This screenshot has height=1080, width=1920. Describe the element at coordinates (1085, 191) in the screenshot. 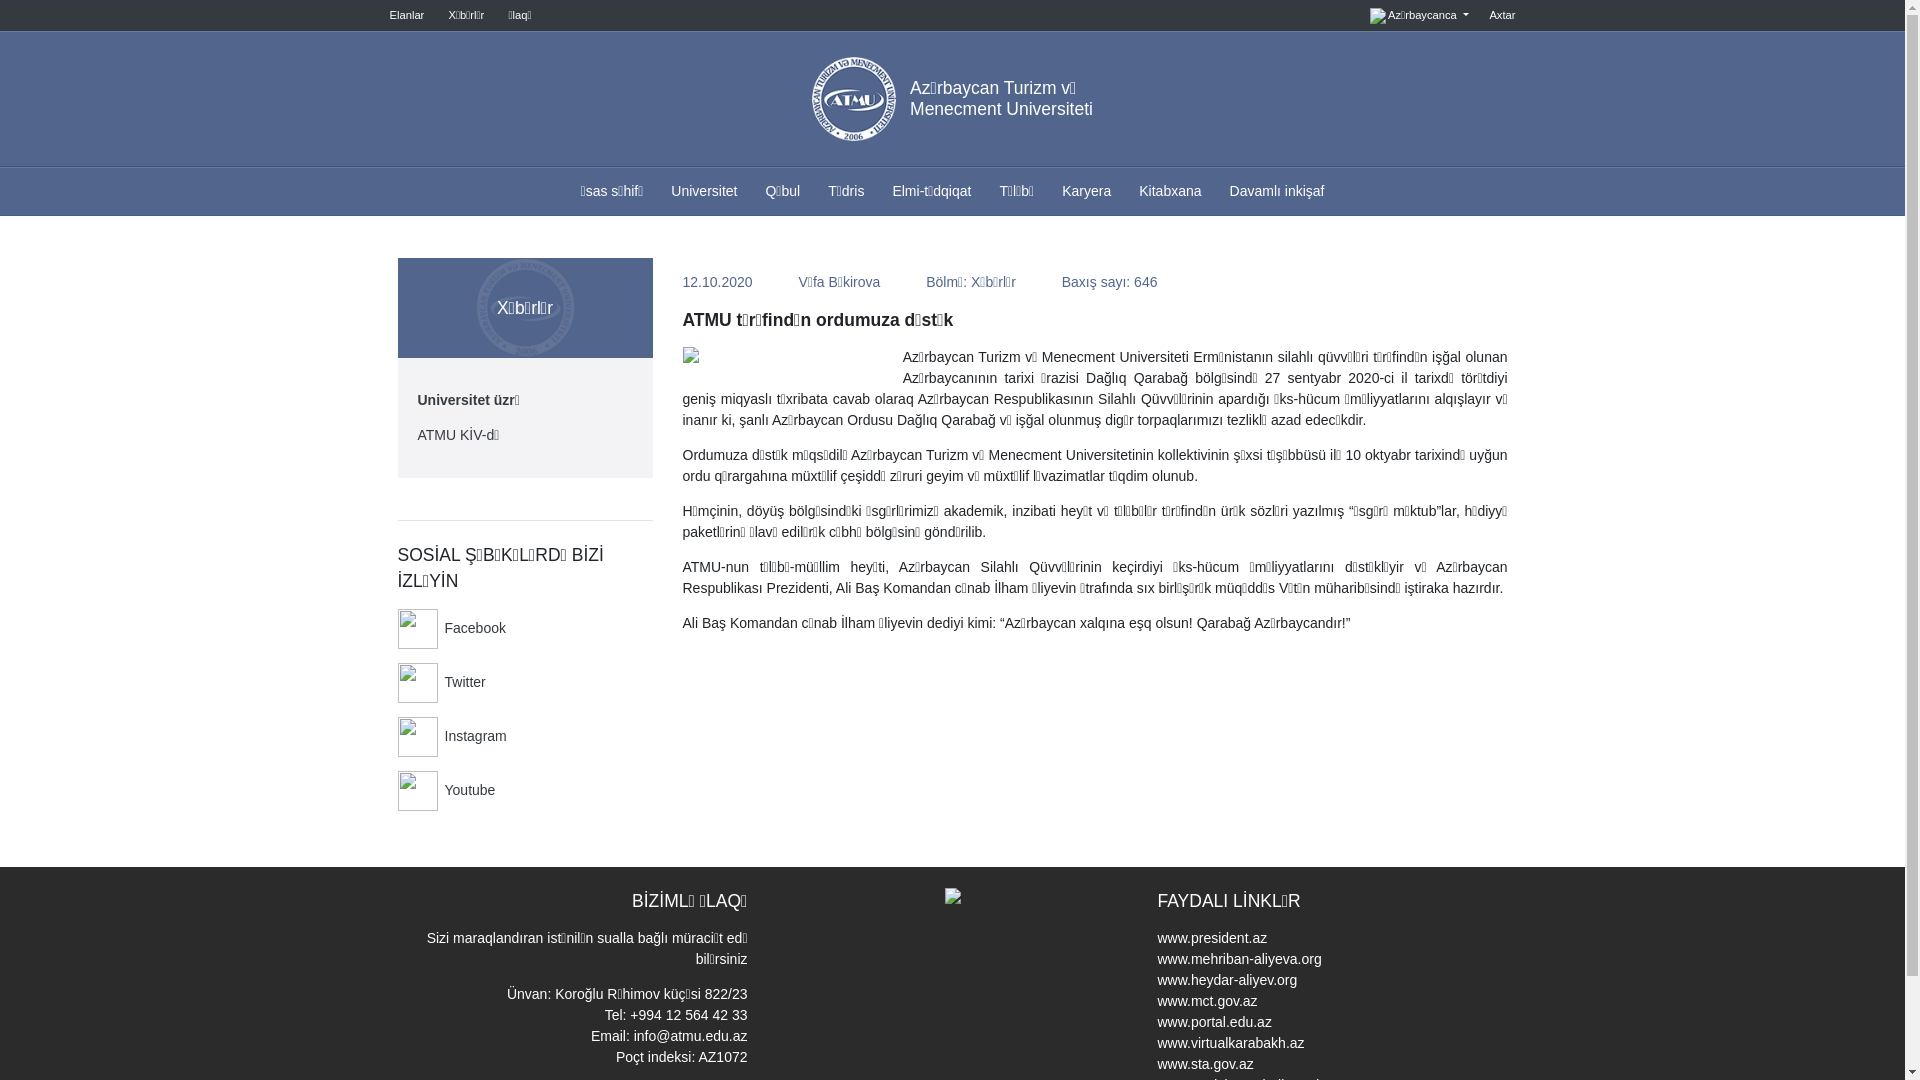

I see `'Karyera'` at that location.